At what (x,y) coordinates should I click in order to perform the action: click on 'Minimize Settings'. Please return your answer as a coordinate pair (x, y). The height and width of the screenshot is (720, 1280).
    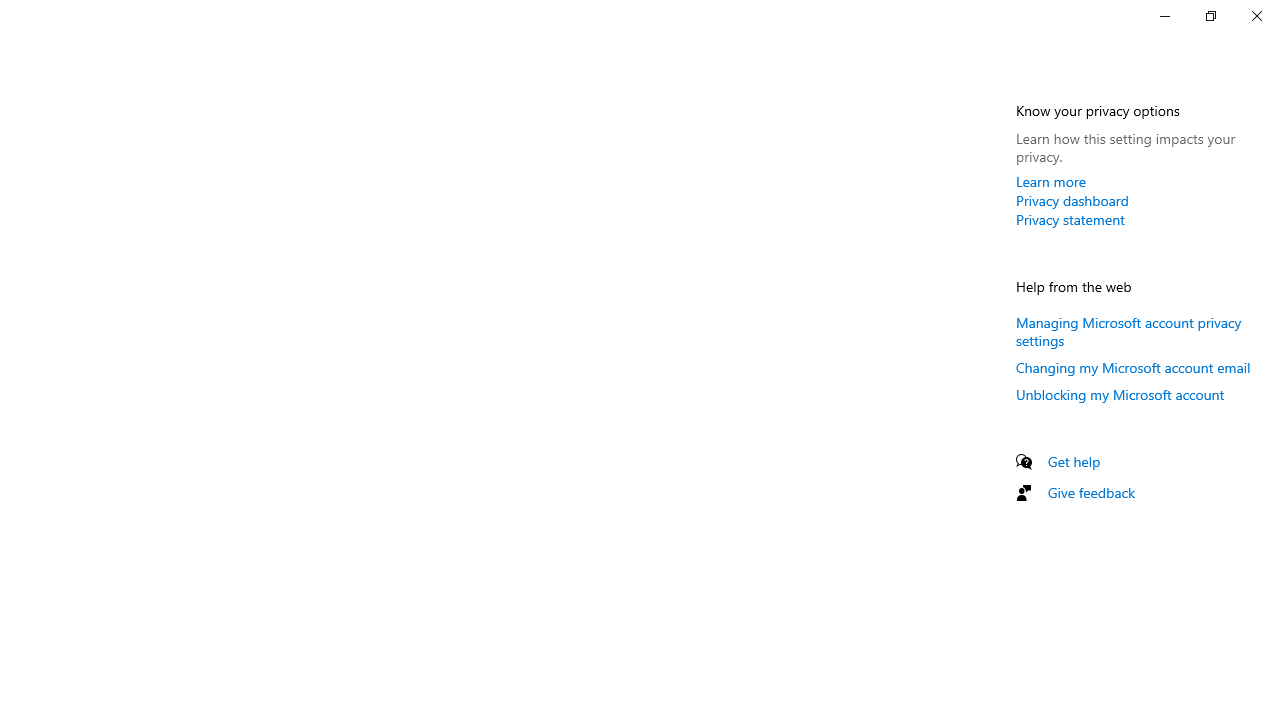
    Looking at the image, I should click on (1164, 15).